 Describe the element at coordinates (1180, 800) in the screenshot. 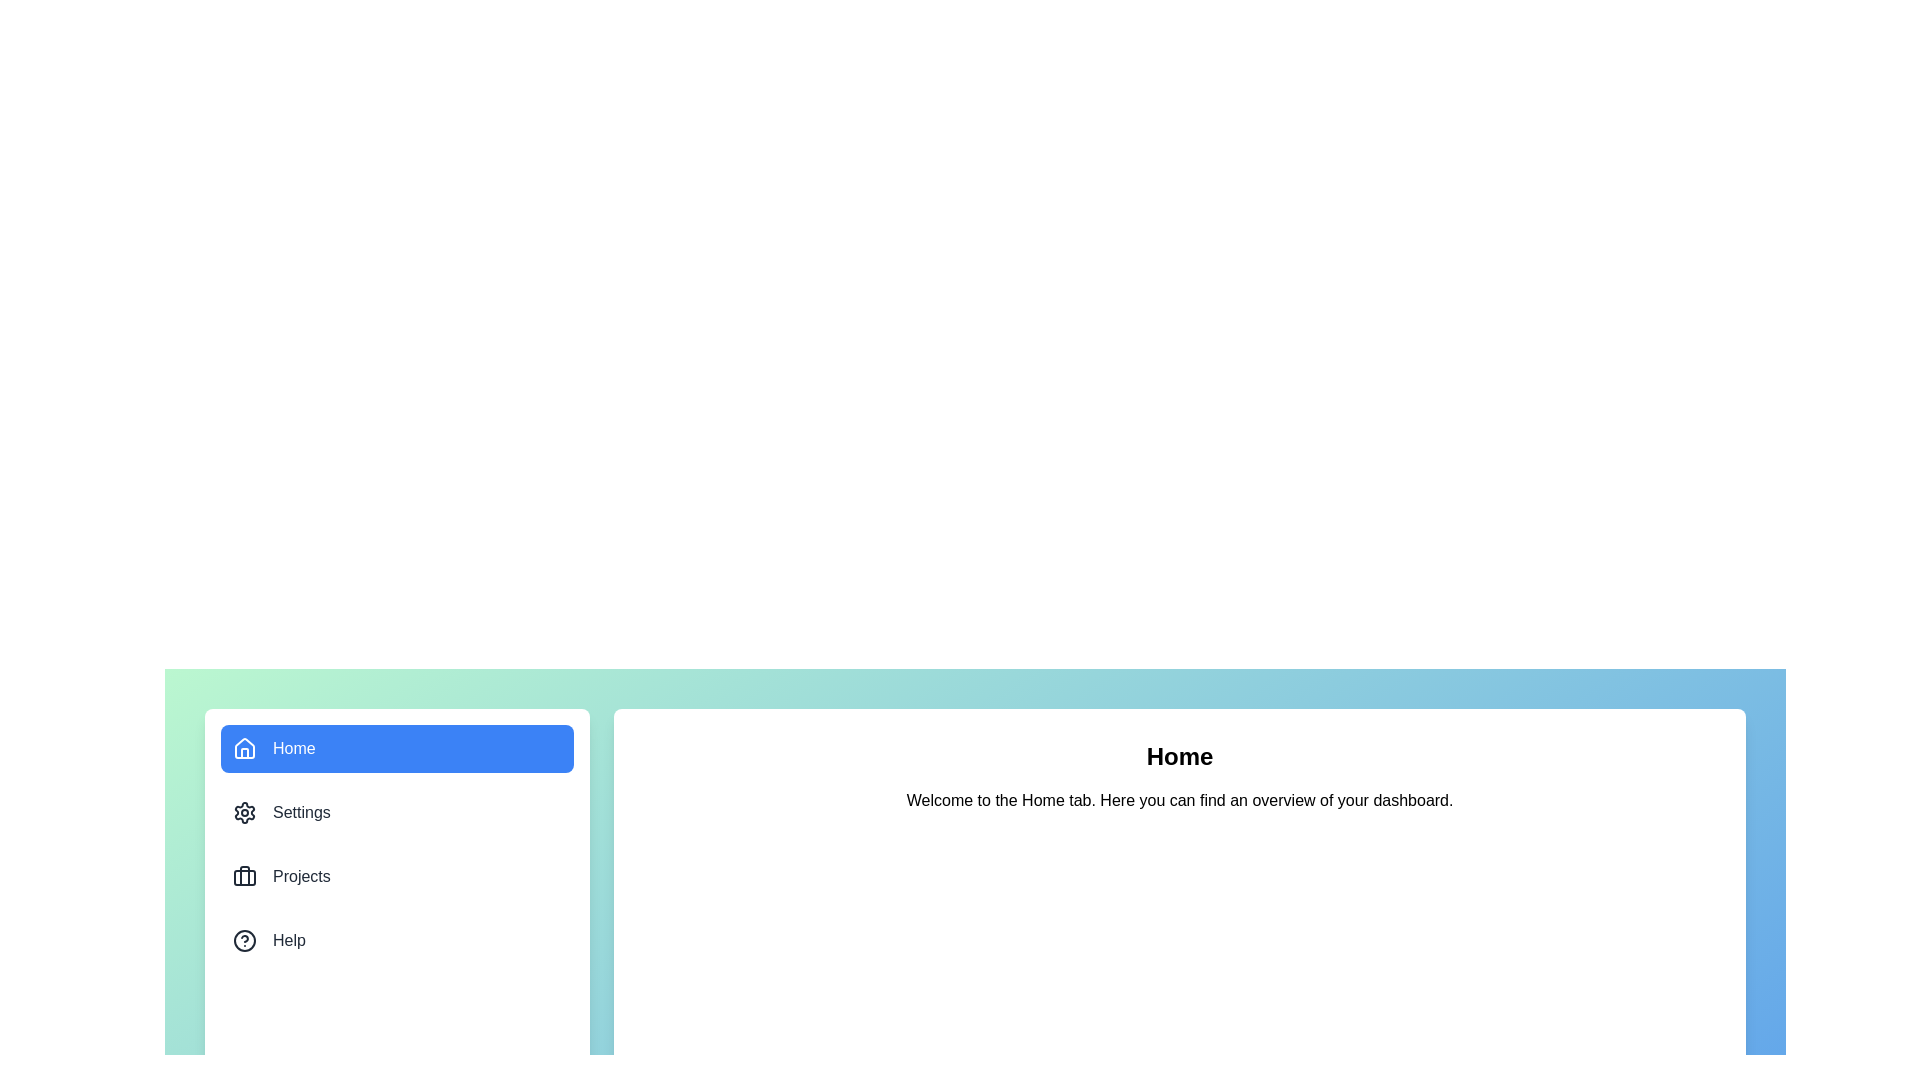

I see `the content area of the active tab to interact with it` at that location.